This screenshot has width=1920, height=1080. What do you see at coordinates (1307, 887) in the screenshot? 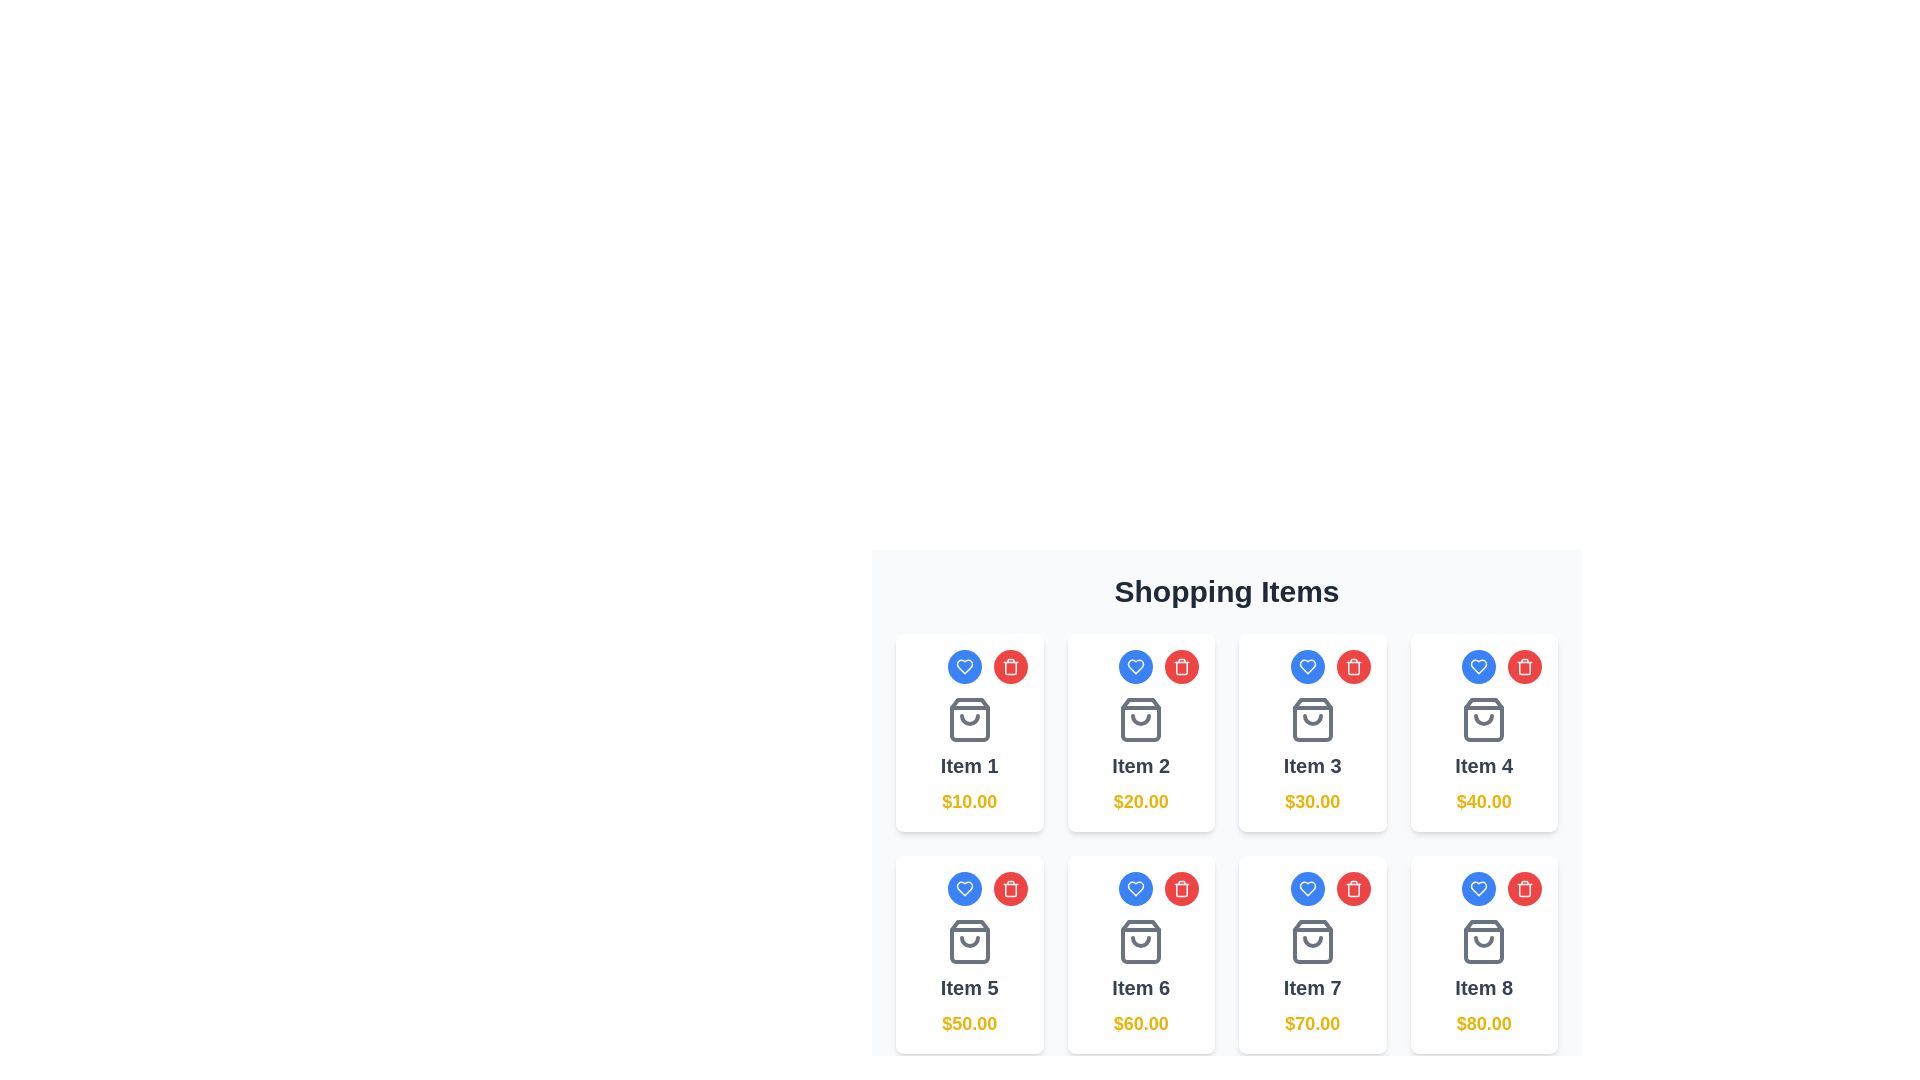
I see `the heart-shaped icon button outlined in blue that represents 'favorite' or 'like' functionality, located at the top left corner of the section for 'Item 7'` at bounding box center [1307, 887].